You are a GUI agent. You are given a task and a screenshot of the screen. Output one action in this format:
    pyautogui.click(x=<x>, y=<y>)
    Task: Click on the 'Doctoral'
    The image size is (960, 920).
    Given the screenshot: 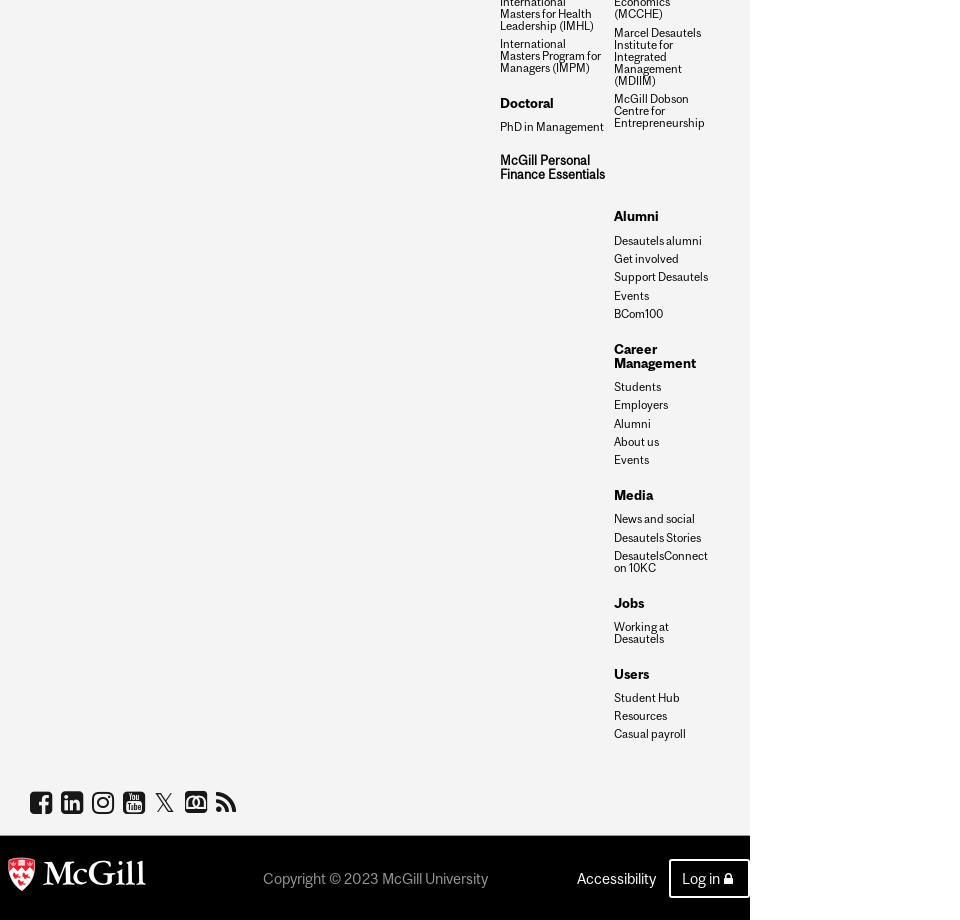 What is the action you would take?
    pyautogui.click(x=526, y=102)
    